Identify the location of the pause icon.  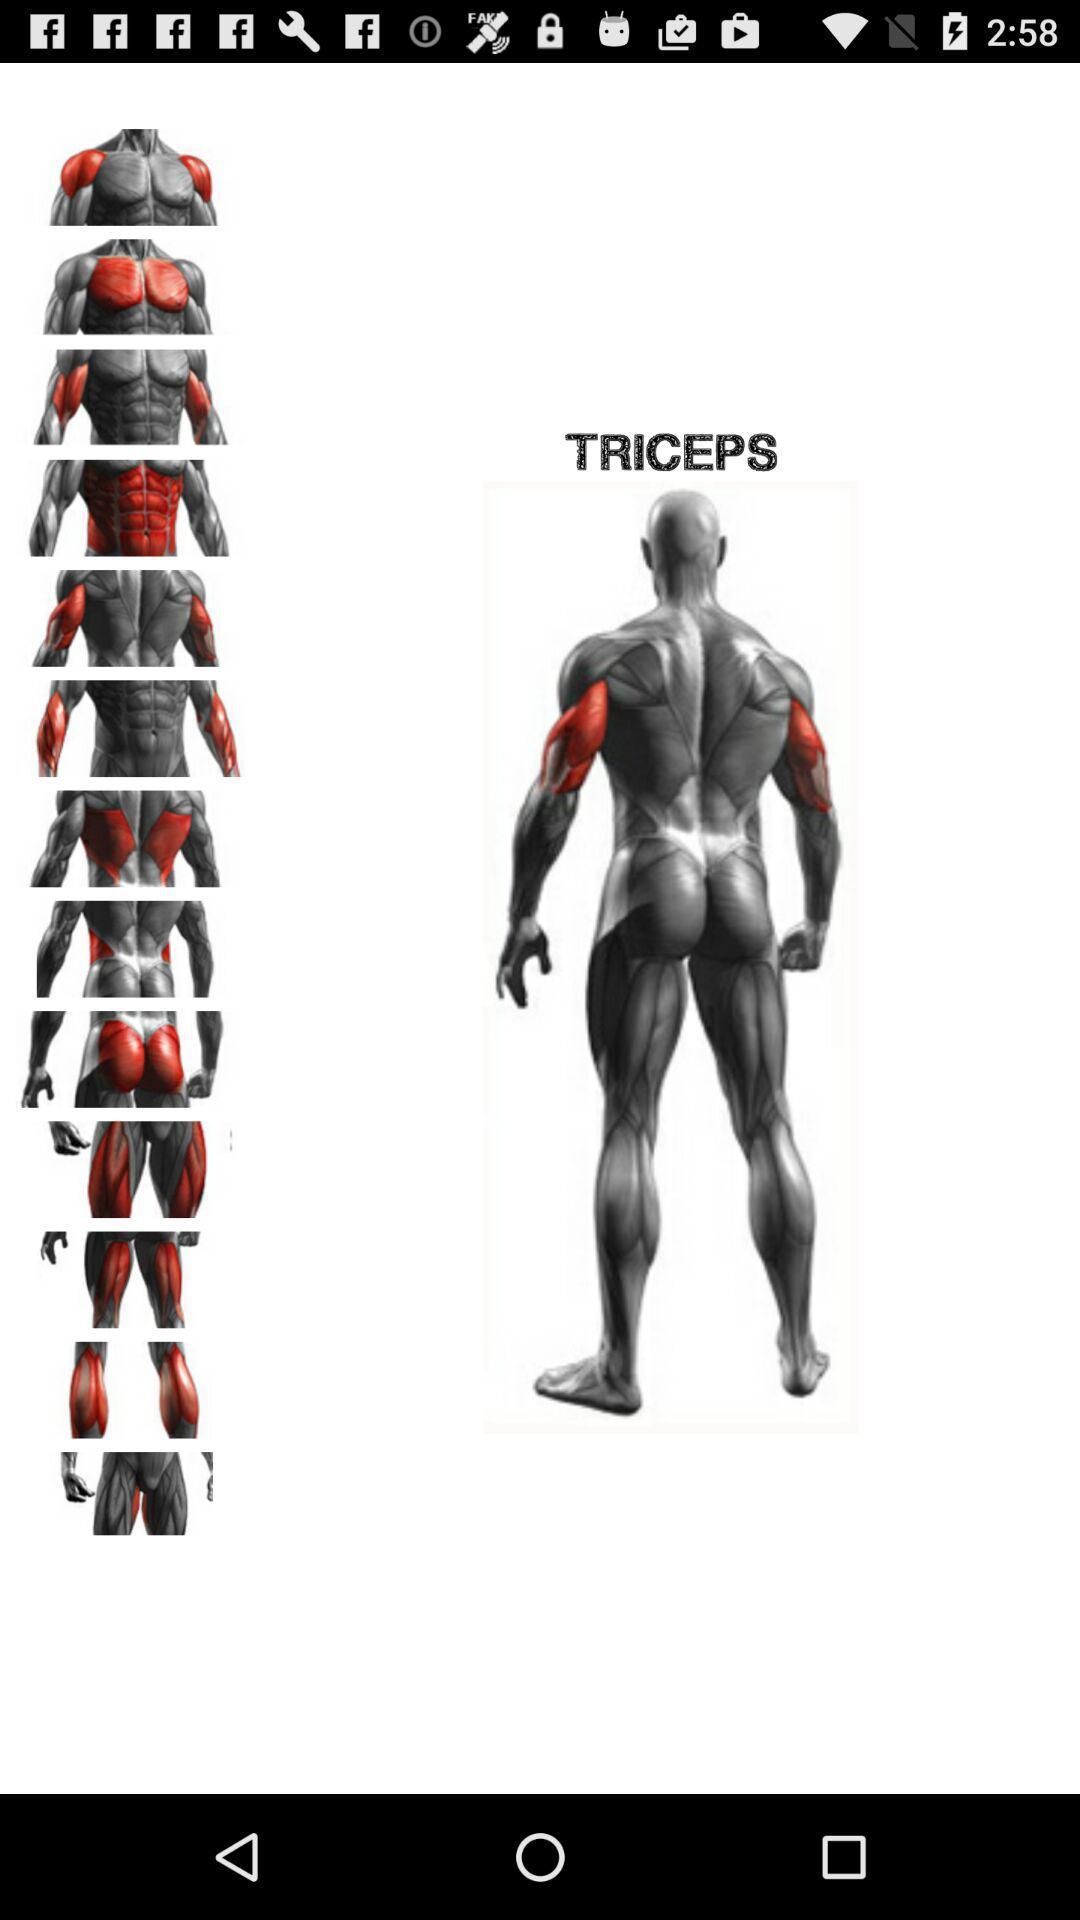
(131, 1480).